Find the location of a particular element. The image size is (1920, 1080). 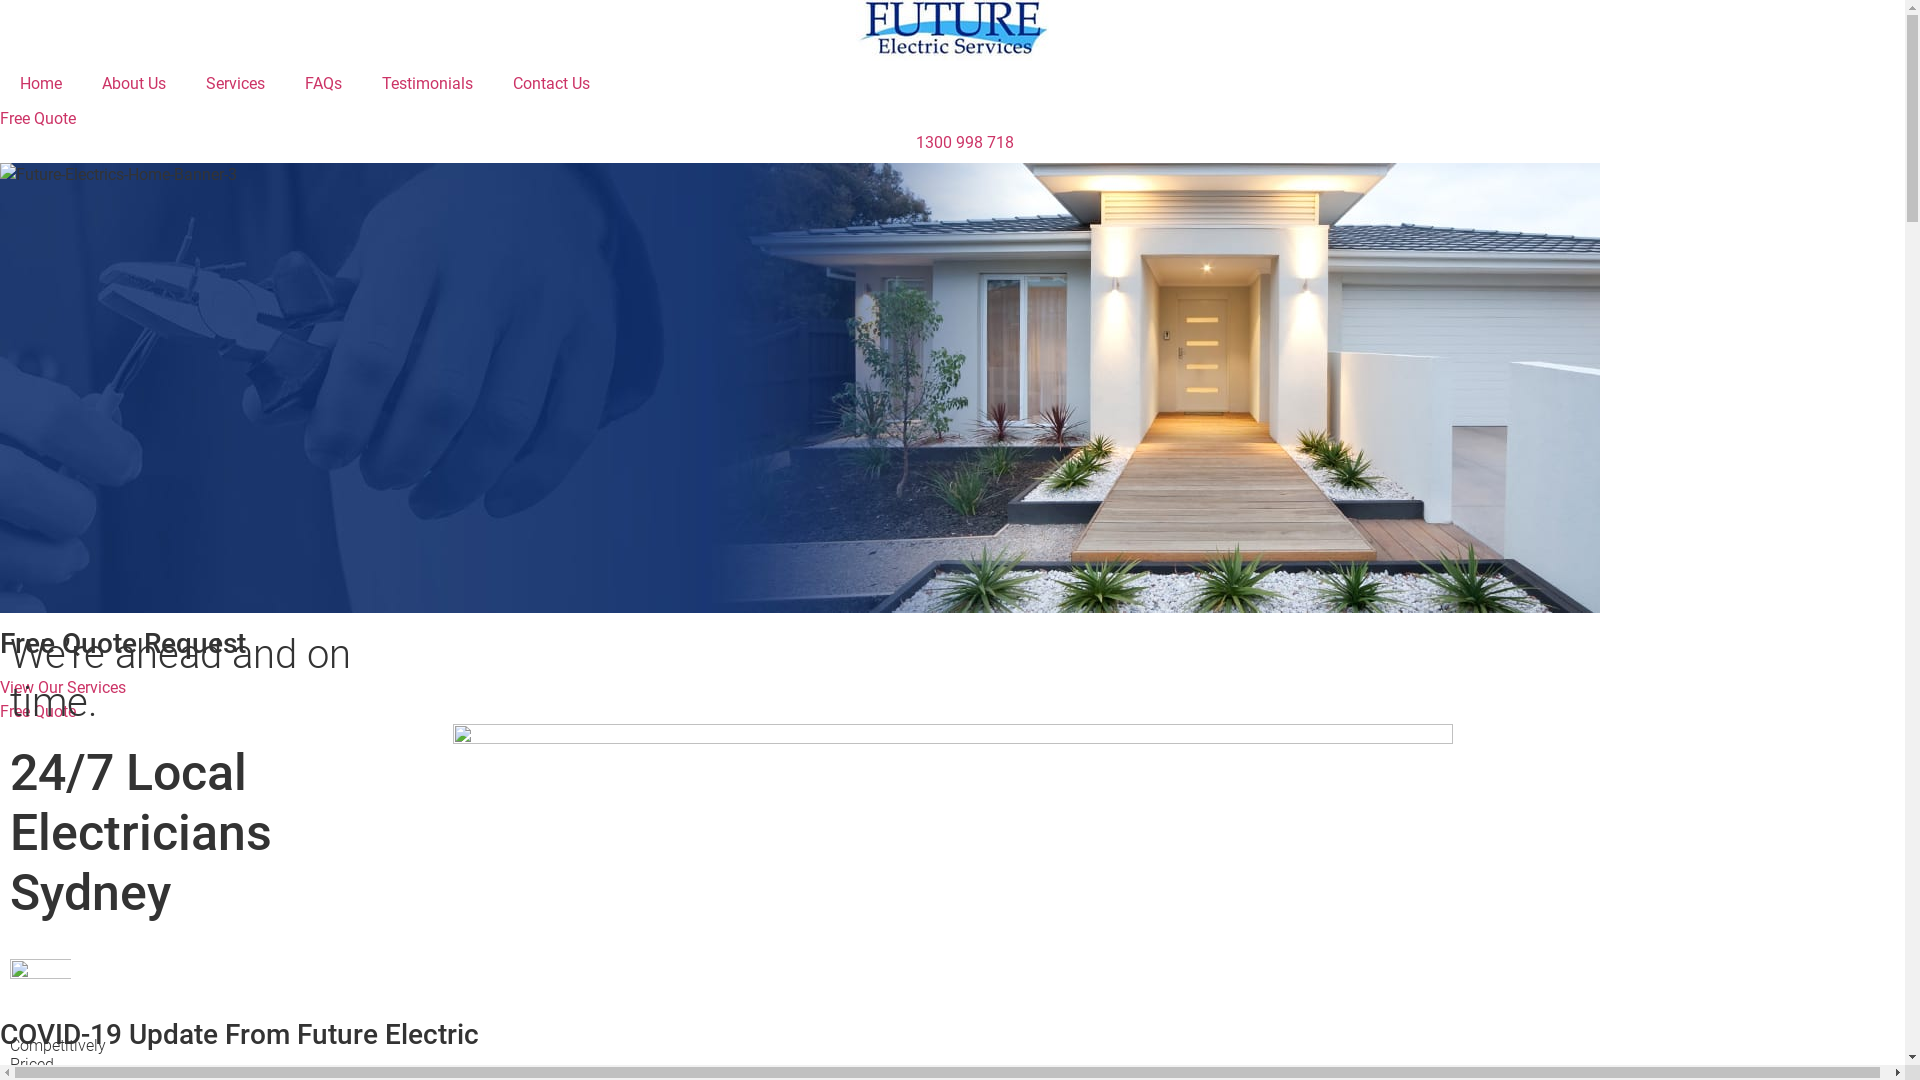

'1300 998 718' is located at coordinates (951, 141).